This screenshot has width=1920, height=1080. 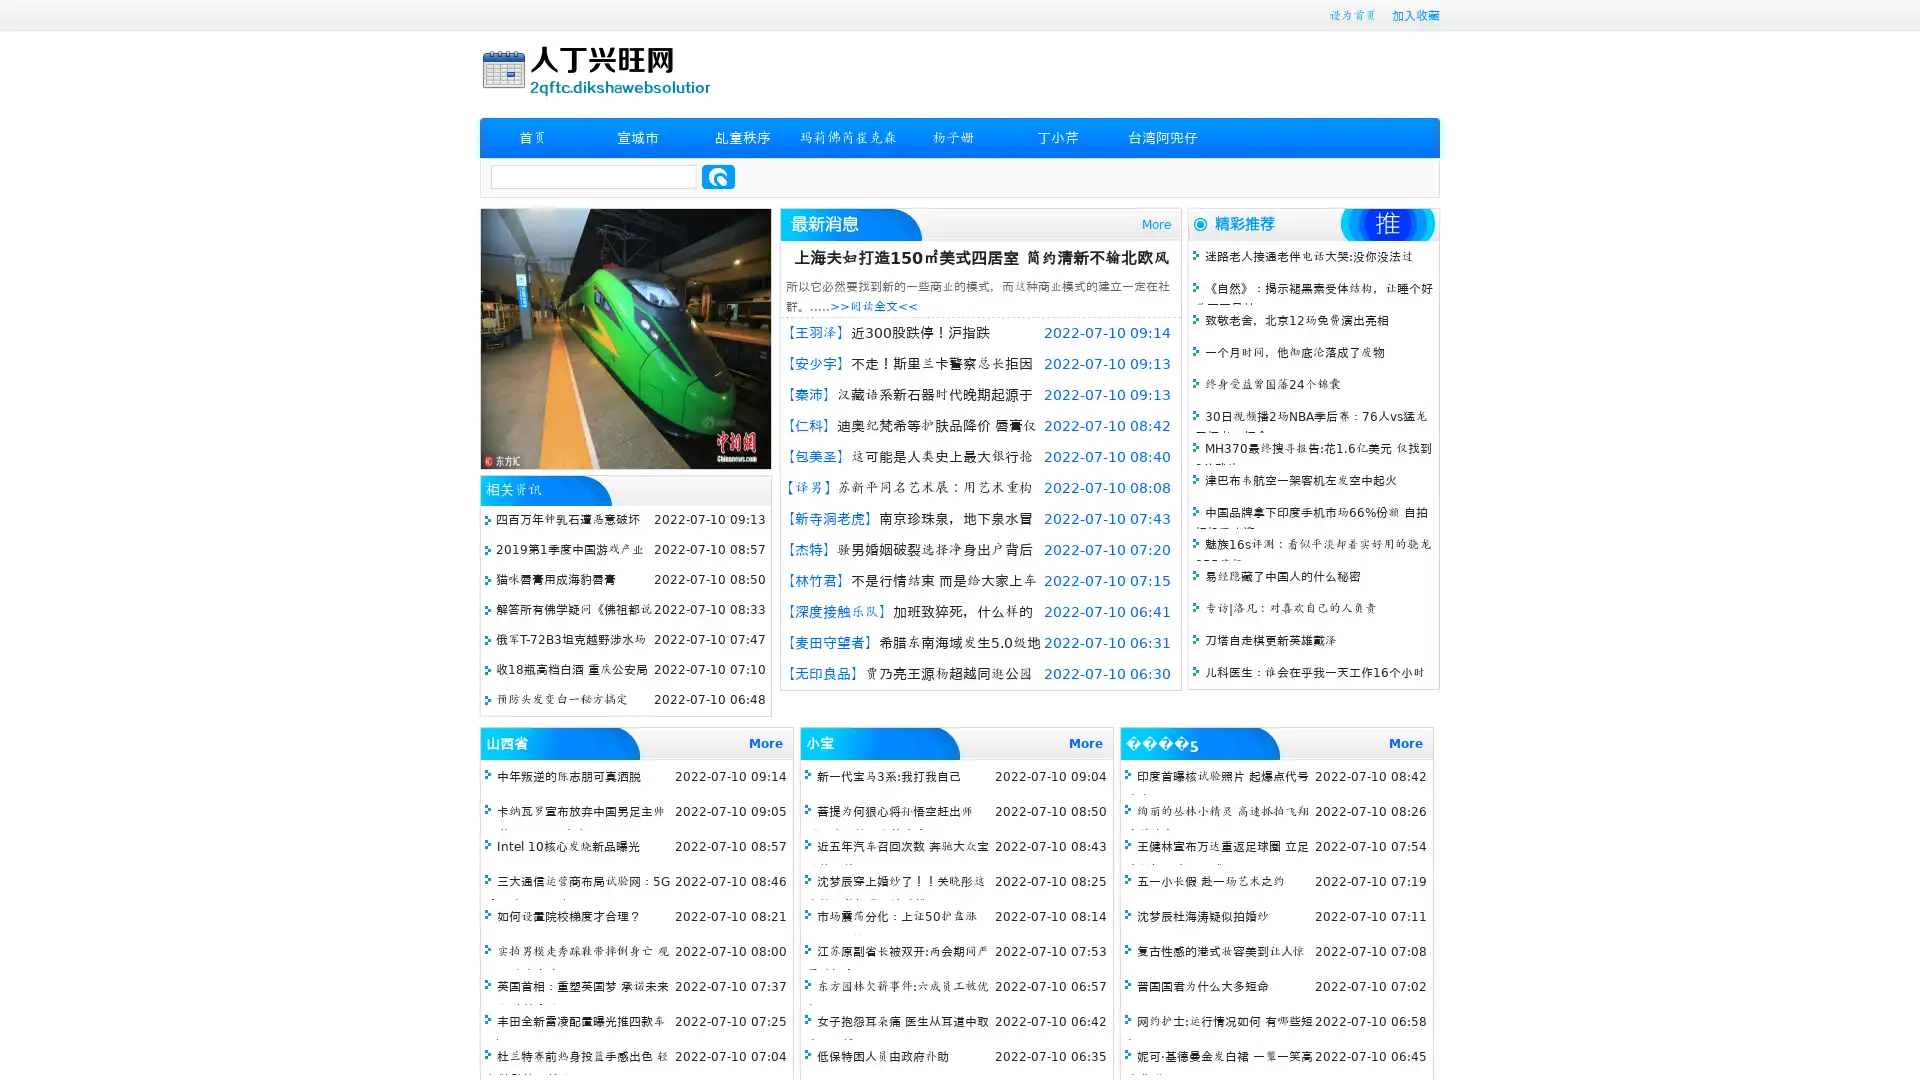 What do you see at coordinates (718, 176) in the screenshot?
I see `Search` at bounding box center [718, 176].